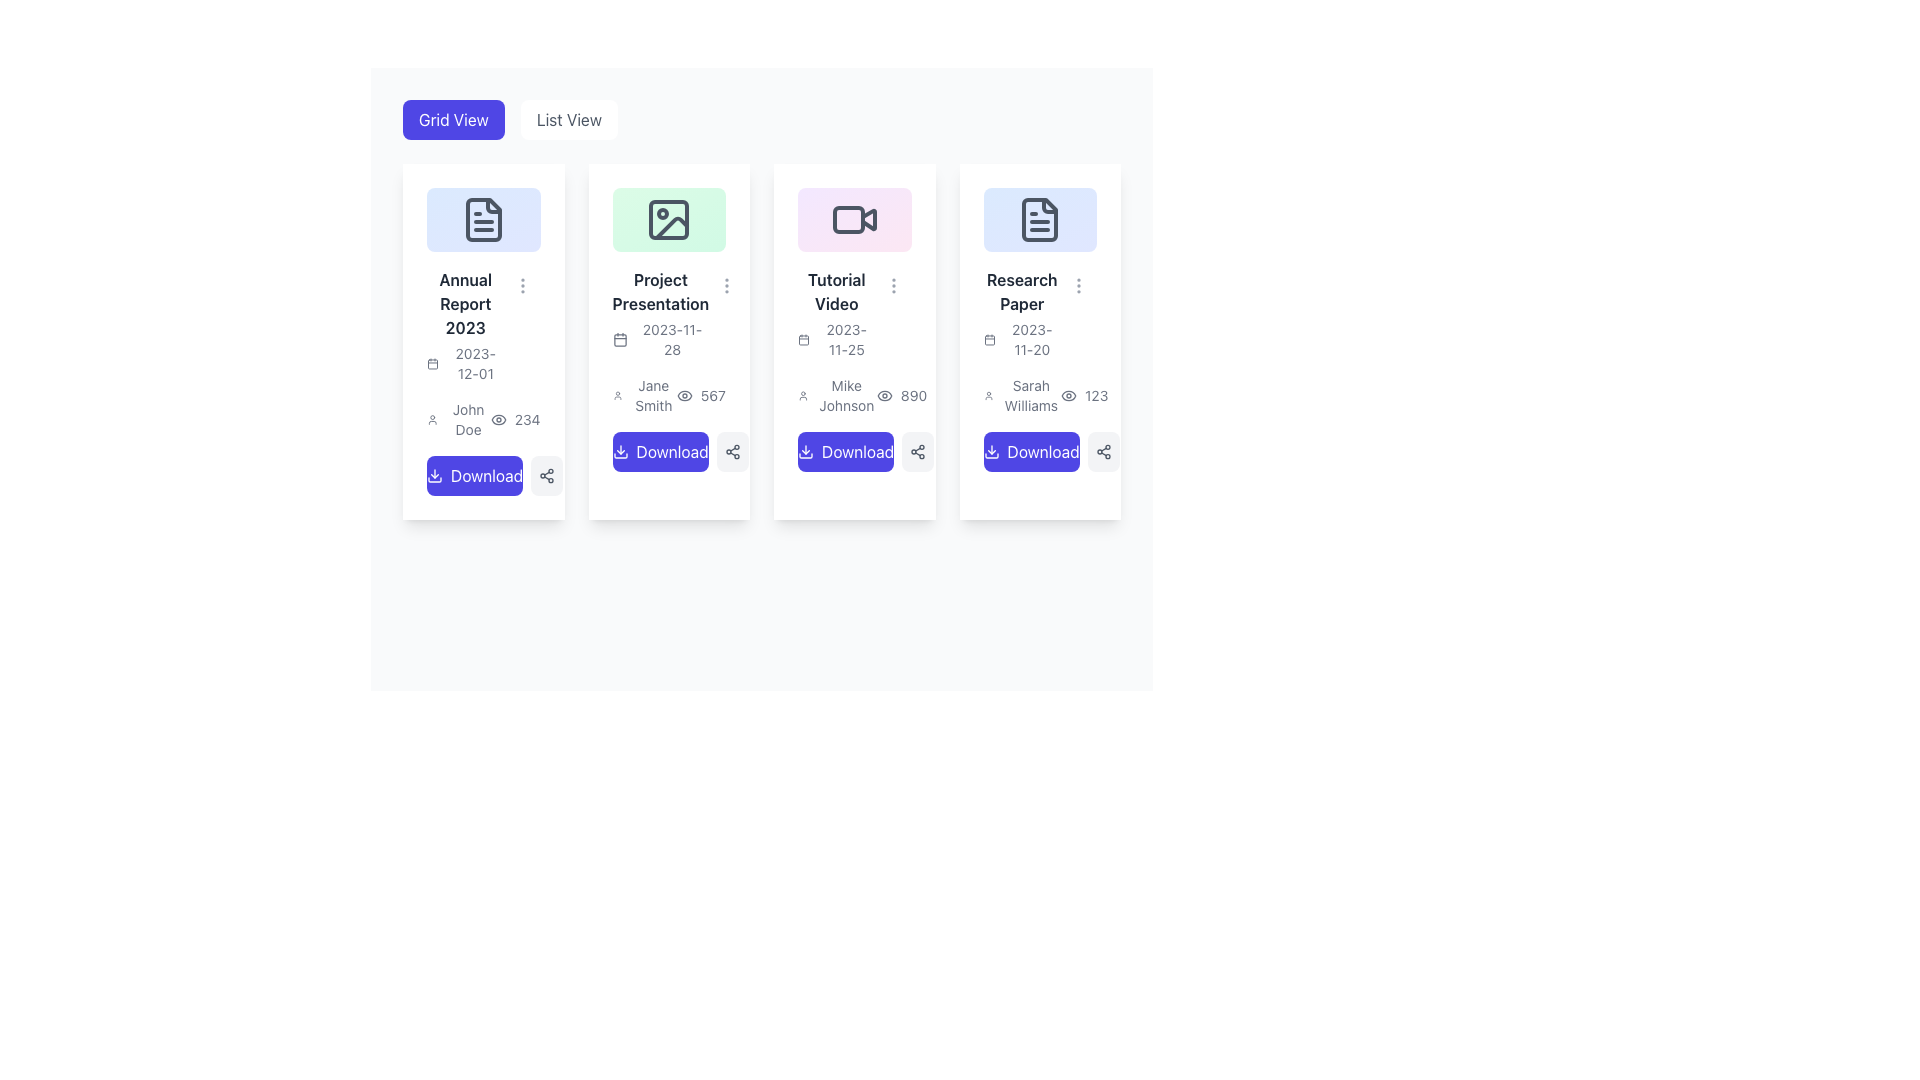  I want to click on the share button featuring an icon of three connected circles and lines, located to the right of the 'Download' button in the 'Research Paper' card, so click(1102, 451).